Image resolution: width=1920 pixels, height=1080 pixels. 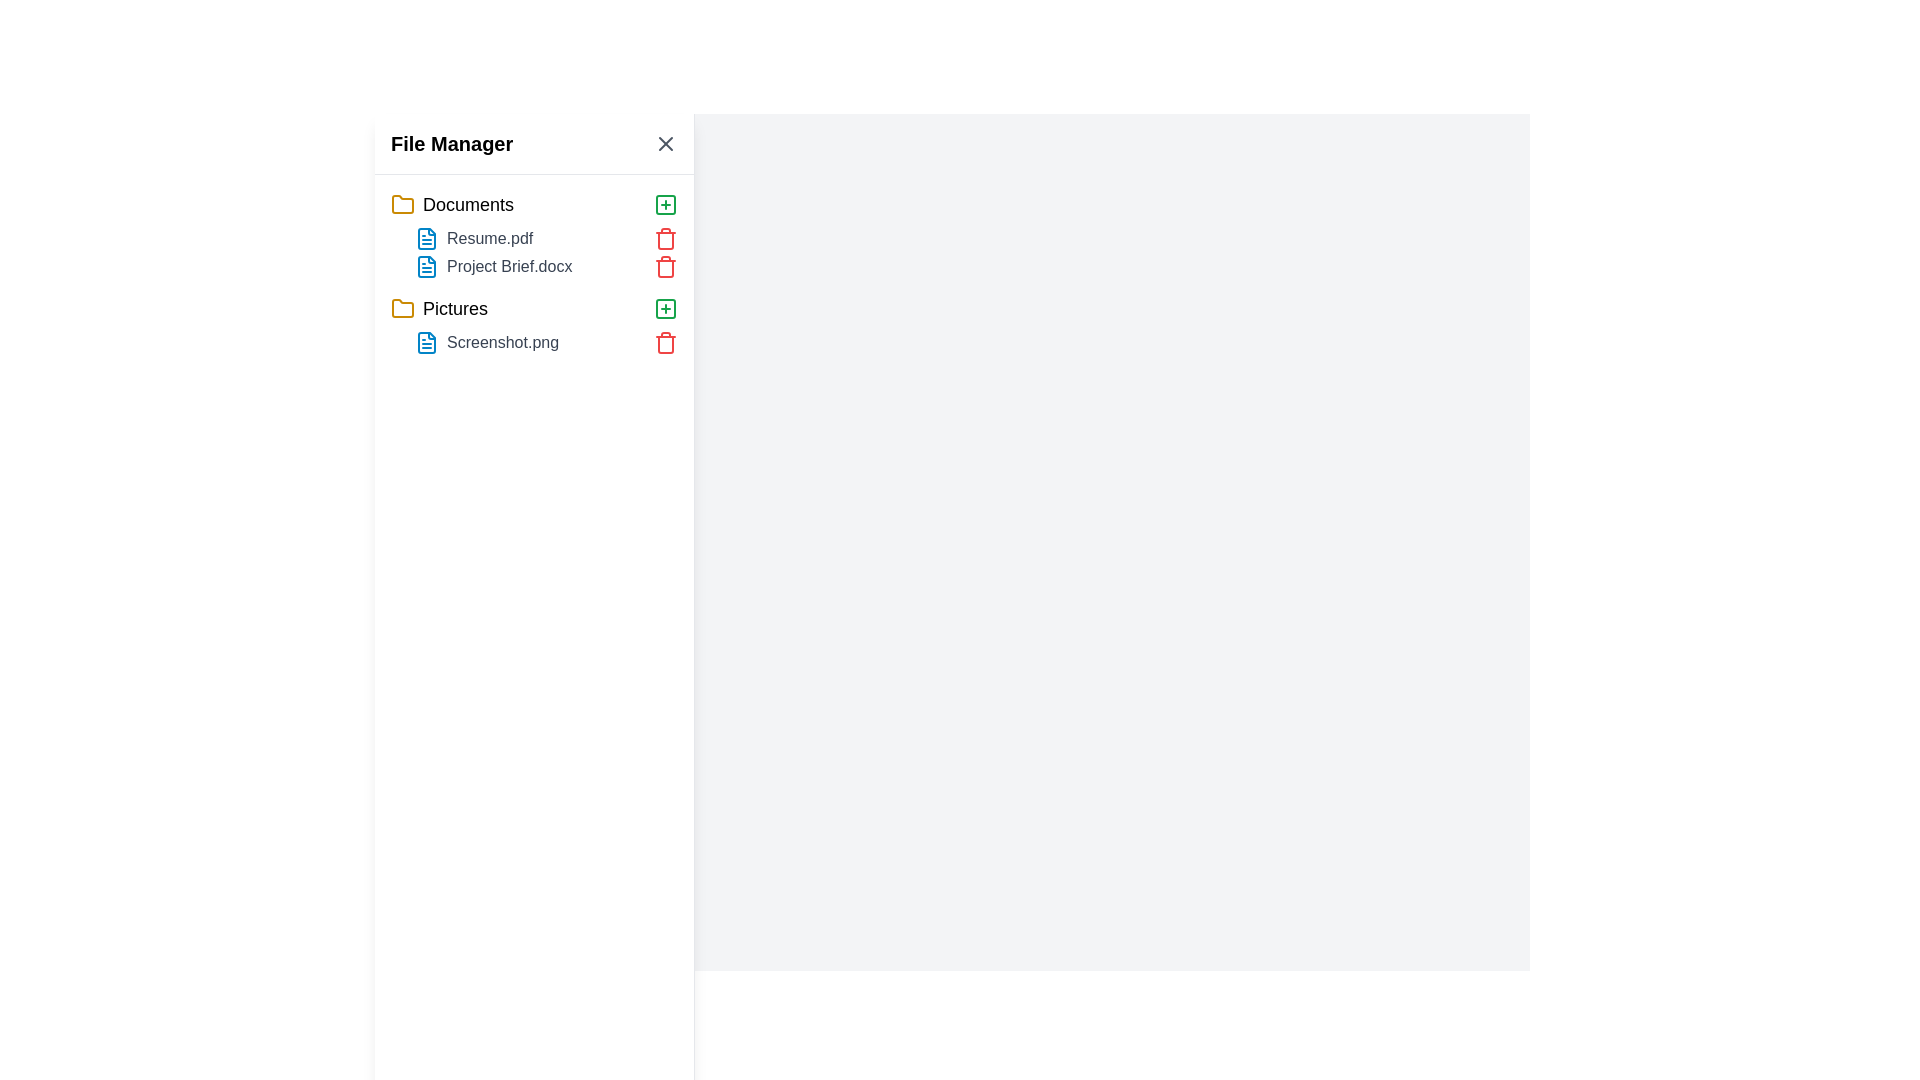 What do you see at coordinates (426, 265) in the screenshot?
I see `the document icon represented by a bold blue-stroked rectangular shape with a folded corner, positioned as the second file in the 'Documents' folder, to trigger a file-related action` at bounding box center [426, 265].